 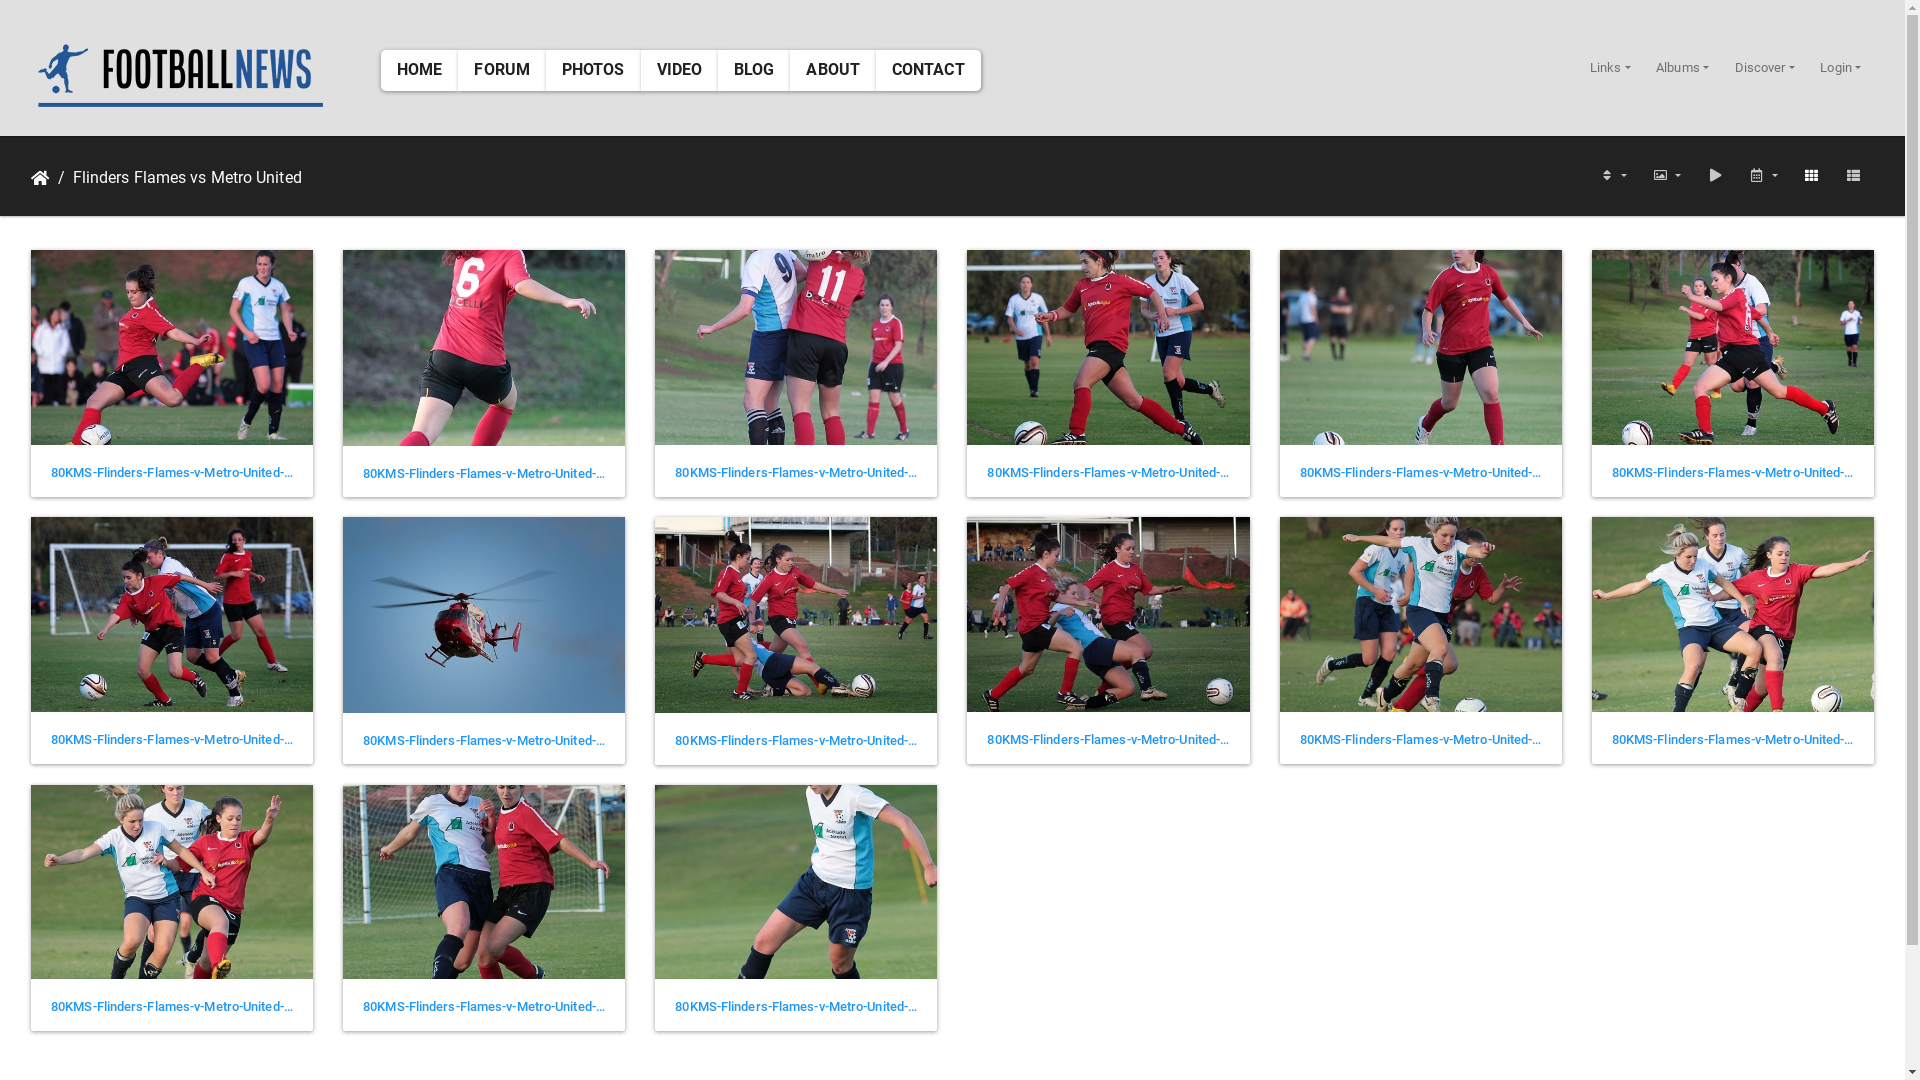 I want to click on 'Discover', so click(x=1765, y=67).